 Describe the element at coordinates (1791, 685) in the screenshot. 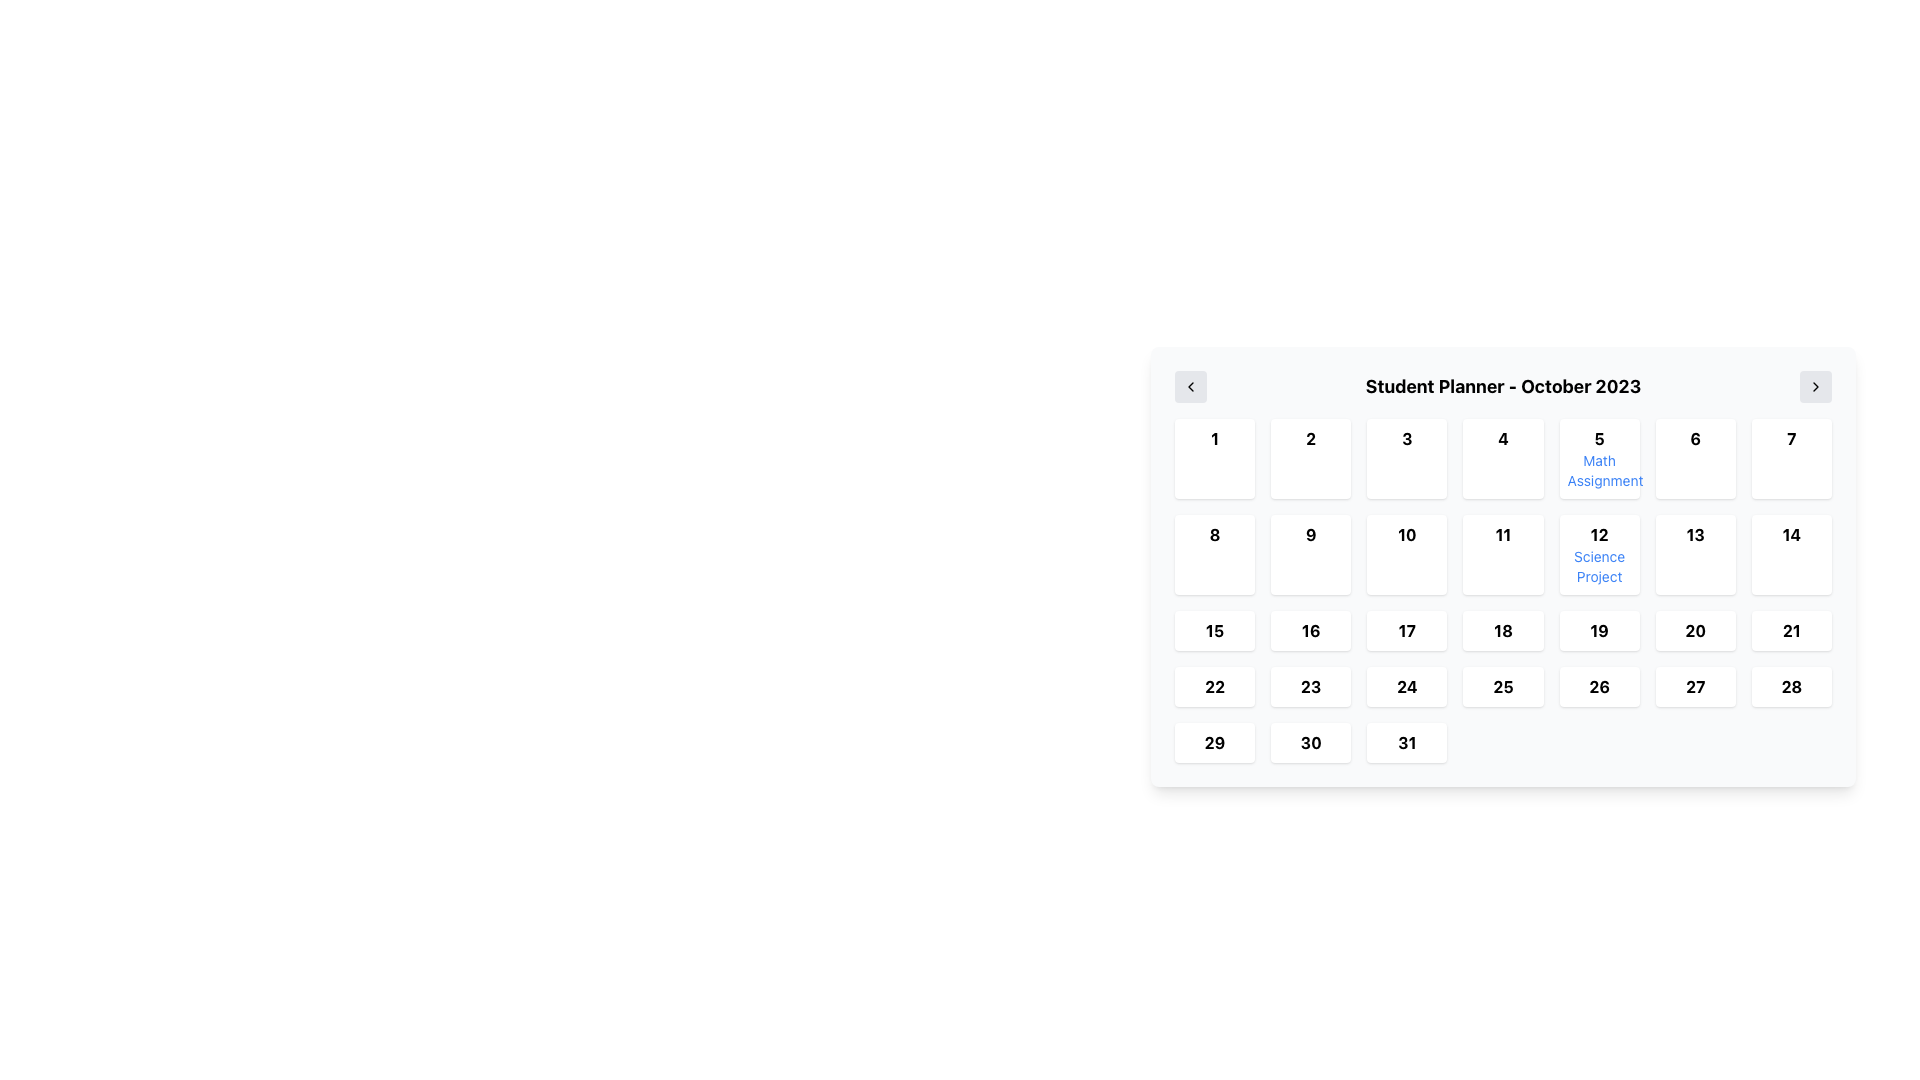

I see `the bold number '28' in the bottom-right corner of the calendar grid interface to get additional information` at that location.